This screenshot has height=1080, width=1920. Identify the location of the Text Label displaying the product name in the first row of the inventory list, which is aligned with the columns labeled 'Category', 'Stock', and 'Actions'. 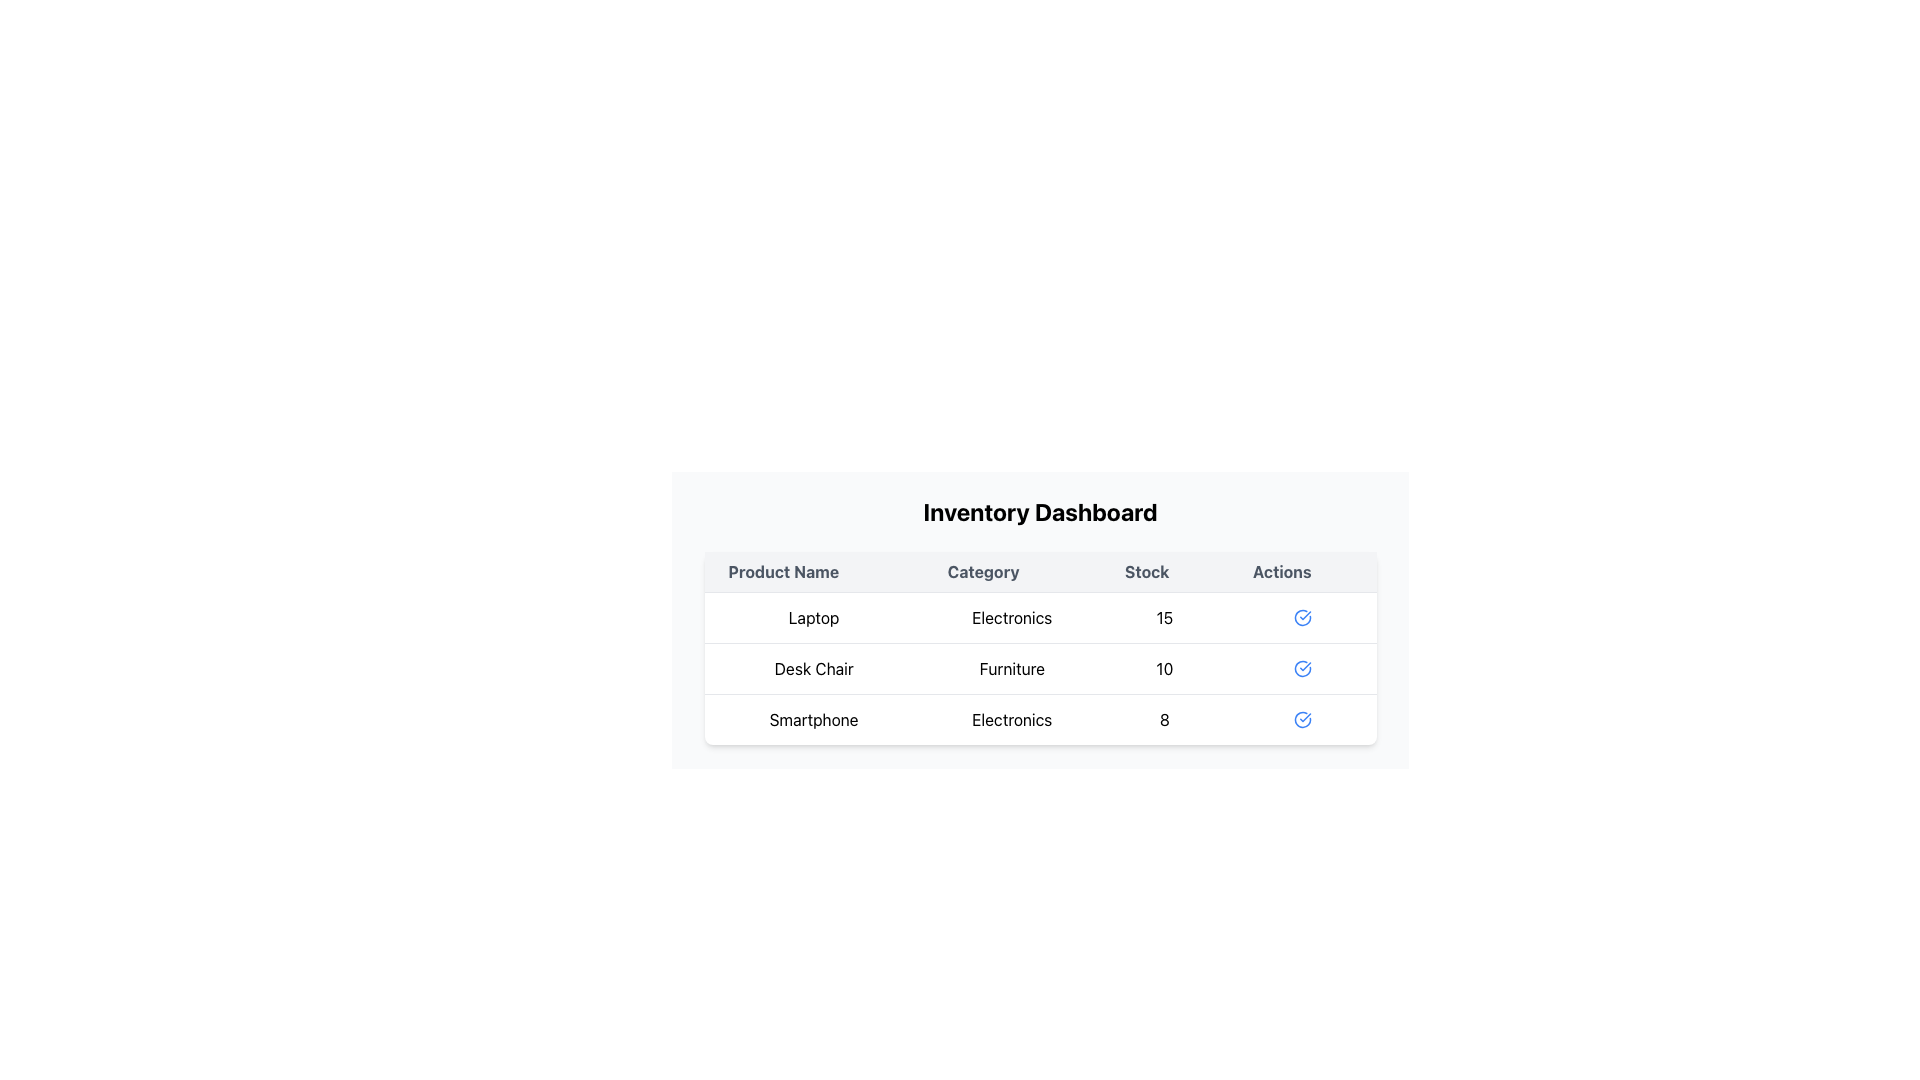
(814, 616).